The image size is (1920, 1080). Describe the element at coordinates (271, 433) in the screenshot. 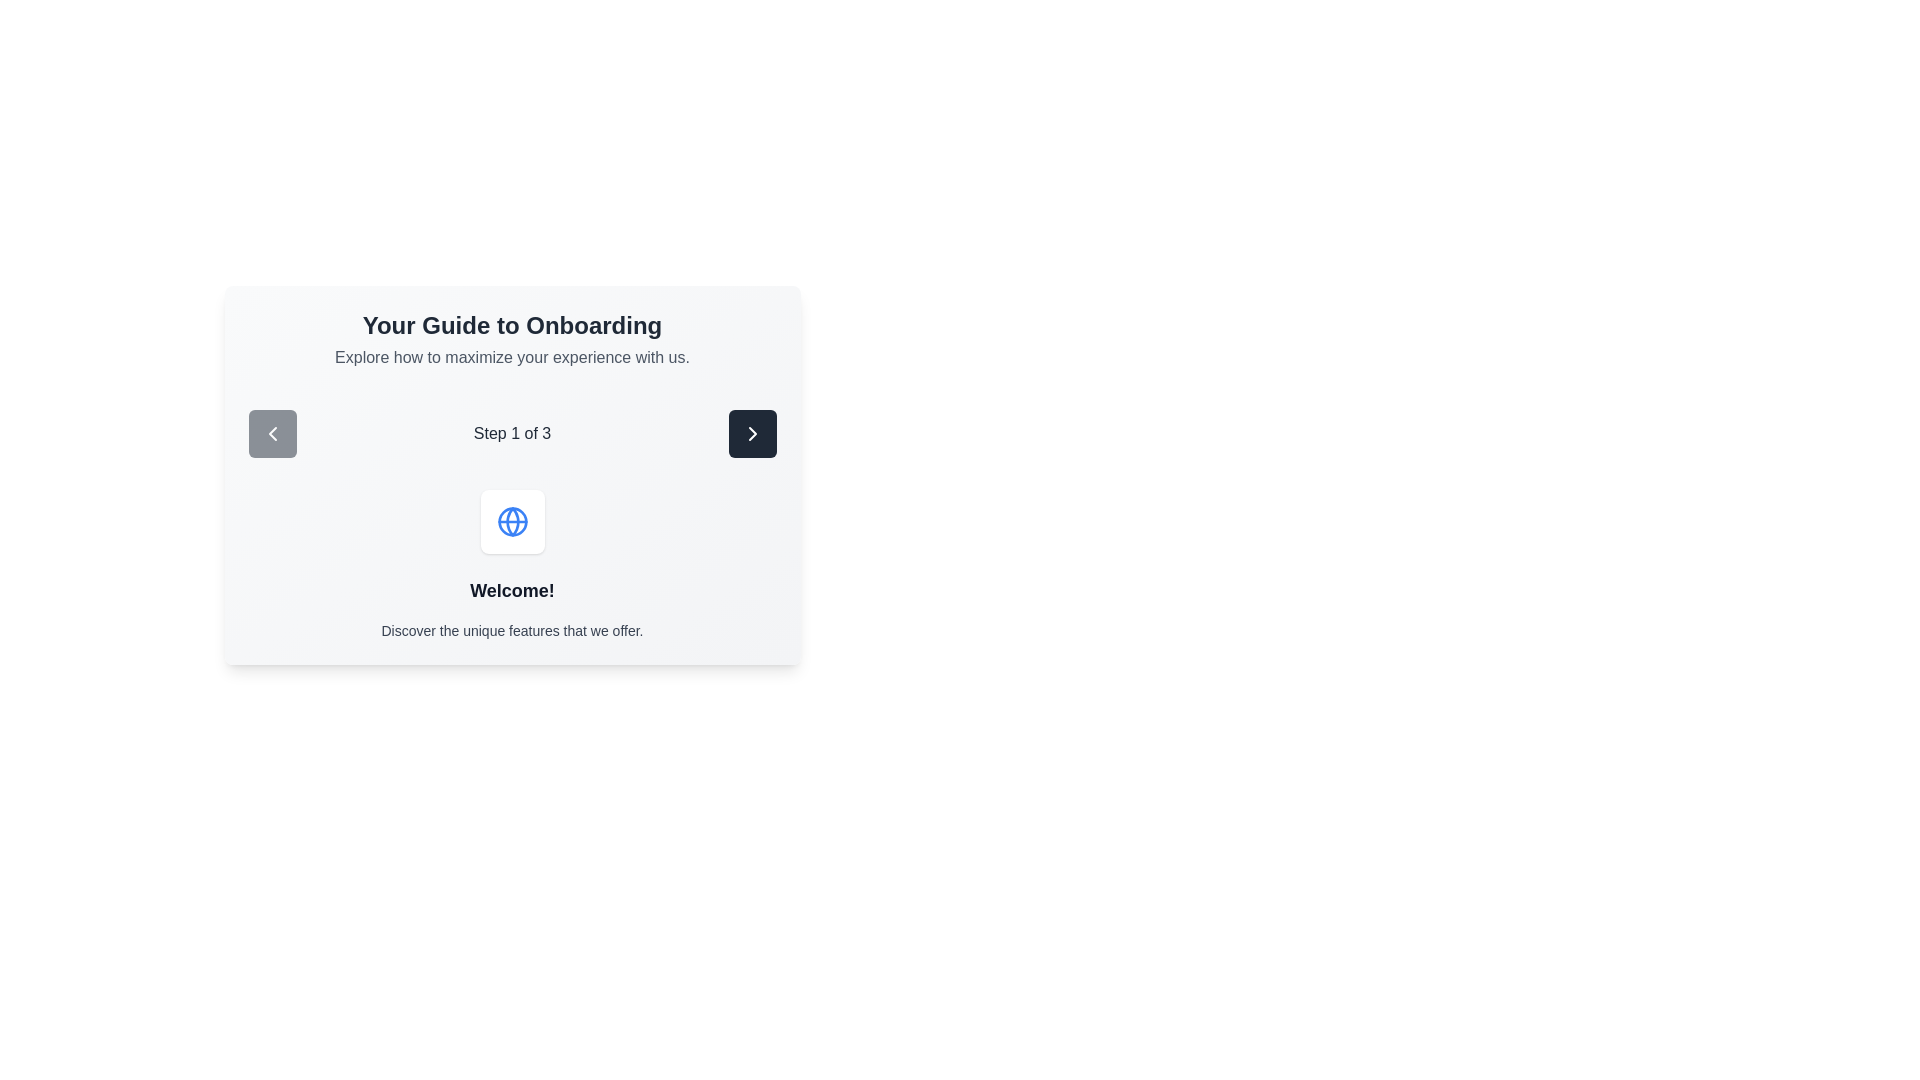

I see `the leftward arrow within the gray circular button` at that location.